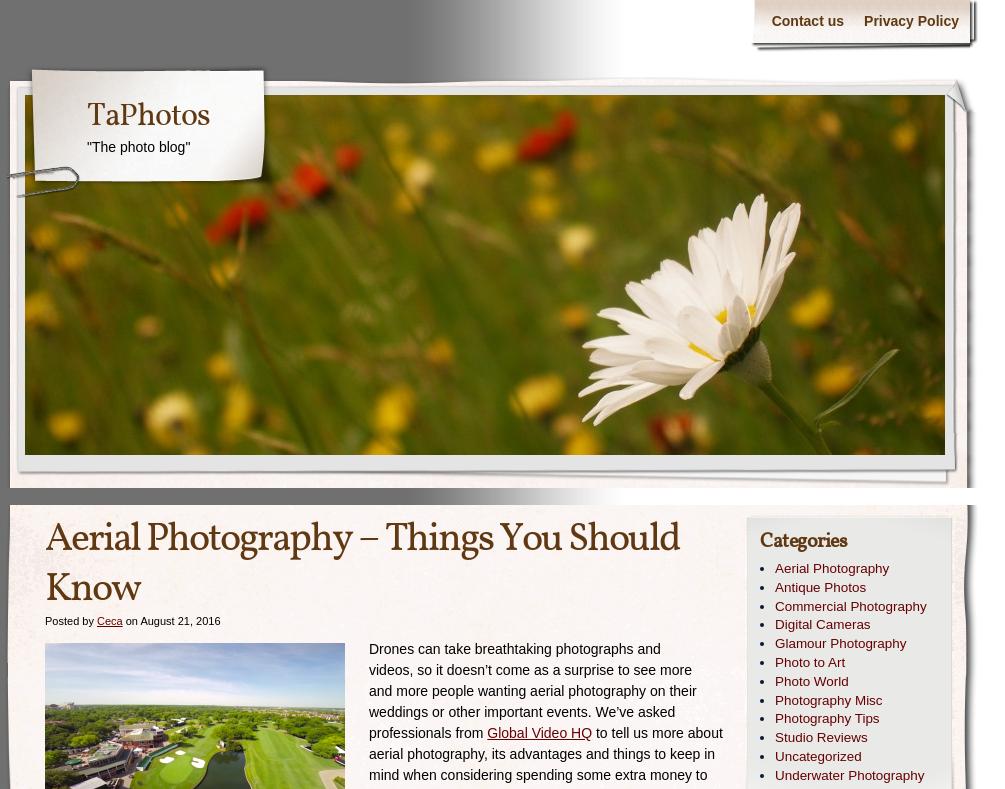 This screenshot has width=1005, height=789. Describe the element at coordinates (774, 568) in the screenshot. I see `'Aerial Photography'` at that location.